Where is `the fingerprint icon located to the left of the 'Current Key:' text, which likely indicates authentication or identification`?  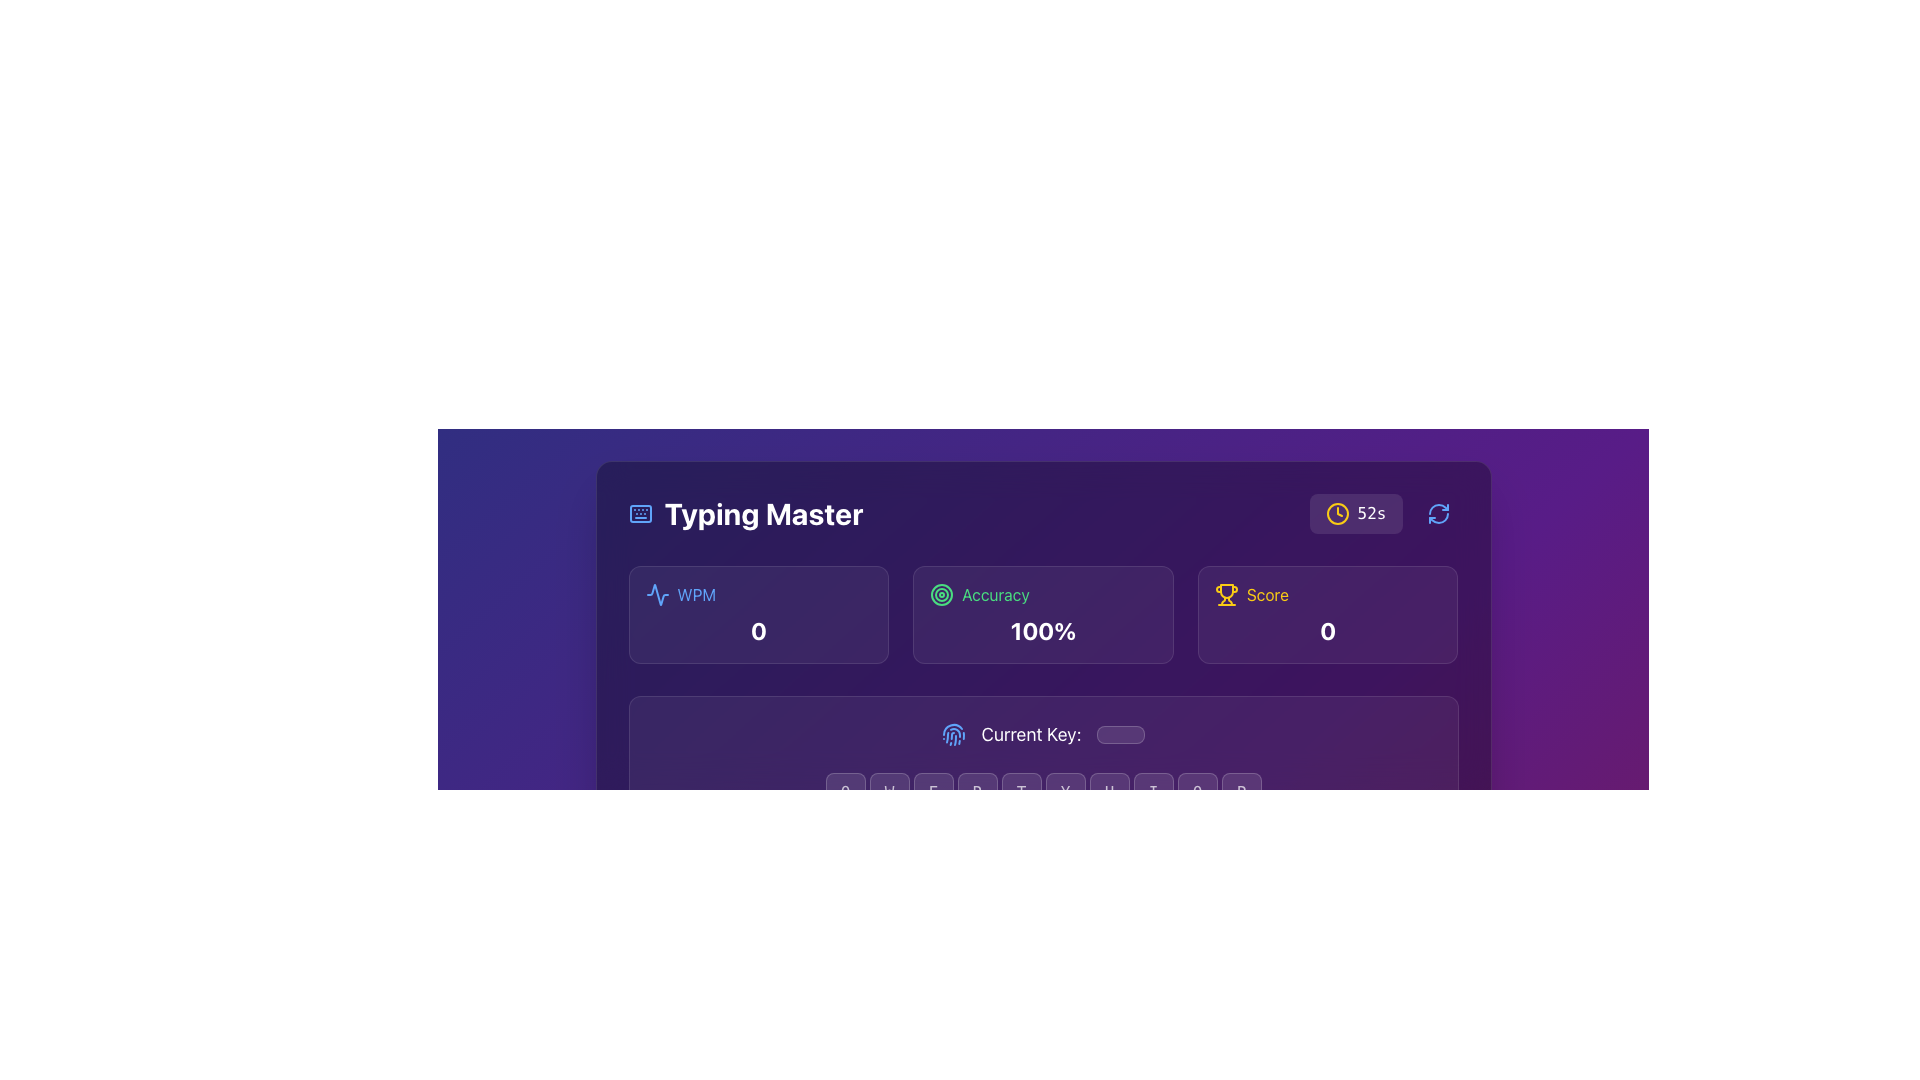
the fingerprint icon located to the left of the 'Current Key:' text, which likely indicates authentication or identification is located at coordinates (952, 735).